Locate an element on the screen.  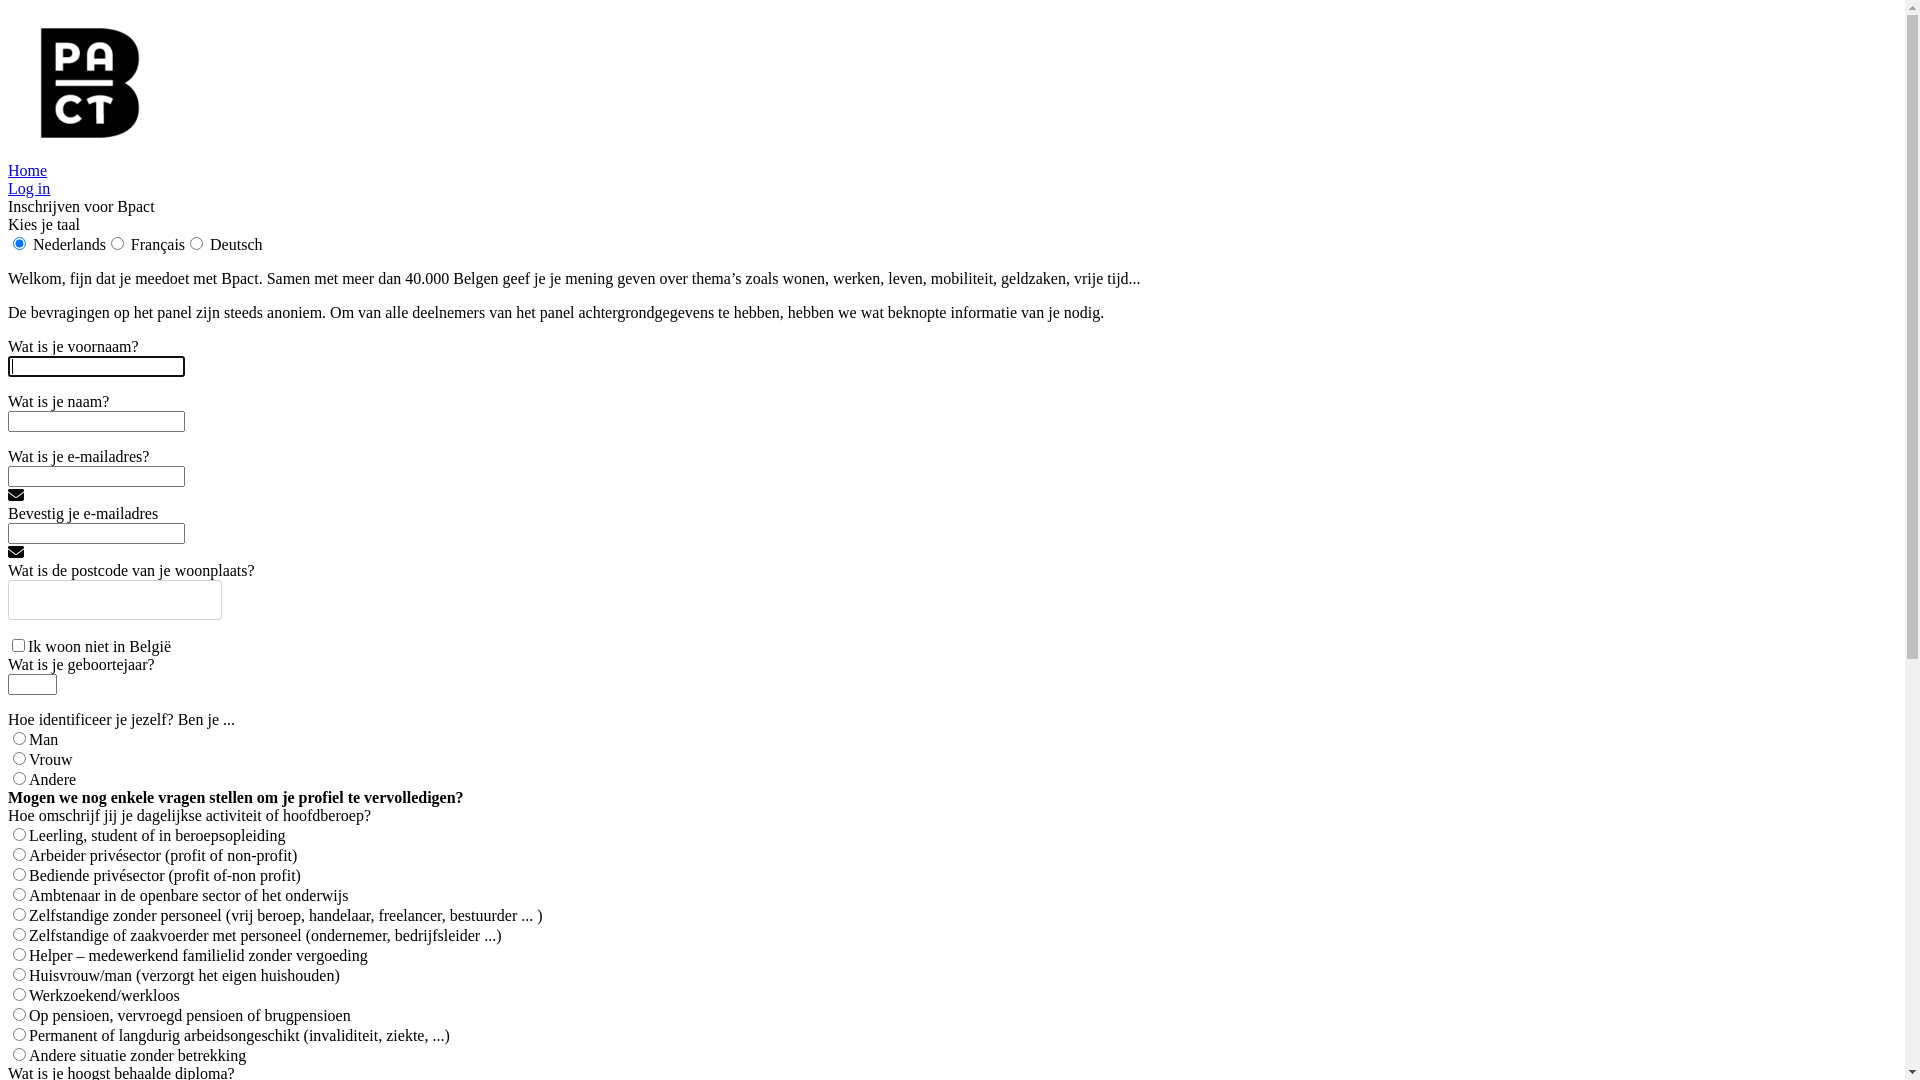
'Home' is located at coordinates (27, 169).